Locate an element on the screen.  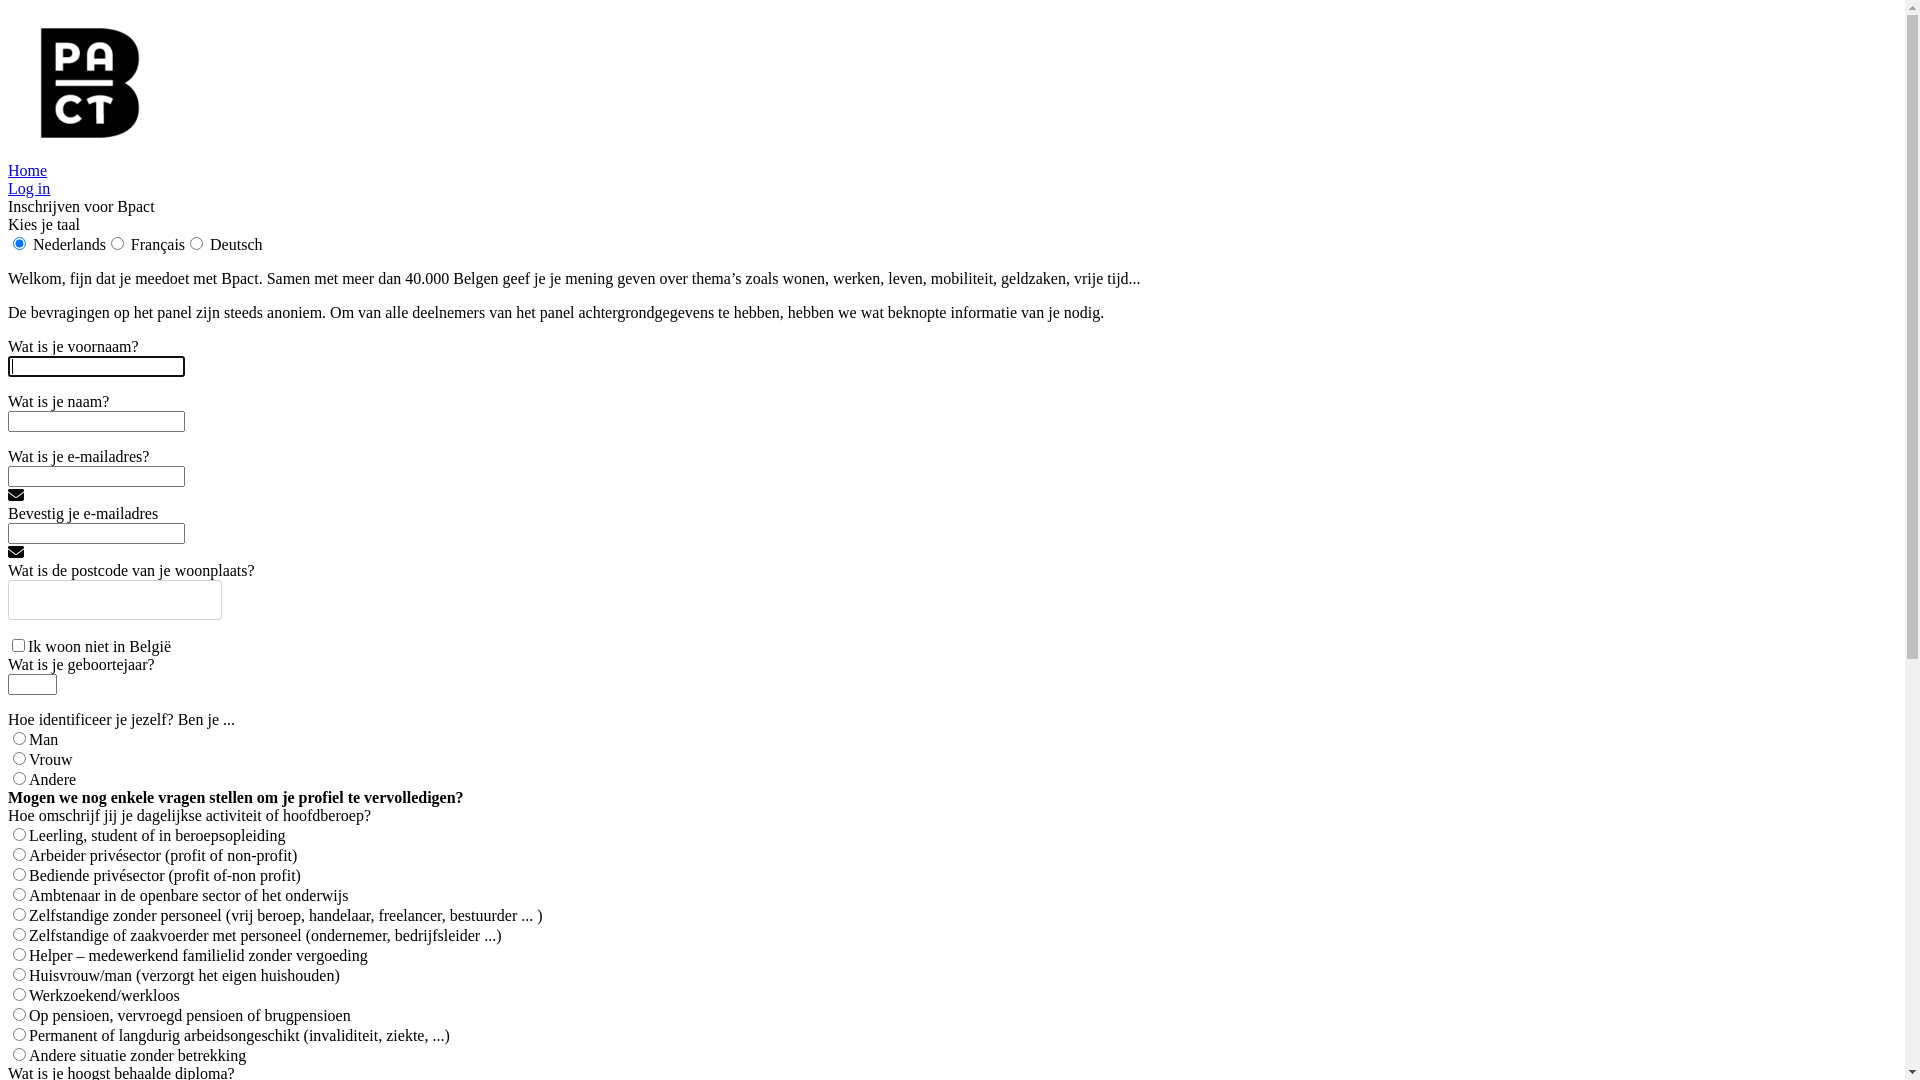
'Home' is located at coordinates (27, 169).